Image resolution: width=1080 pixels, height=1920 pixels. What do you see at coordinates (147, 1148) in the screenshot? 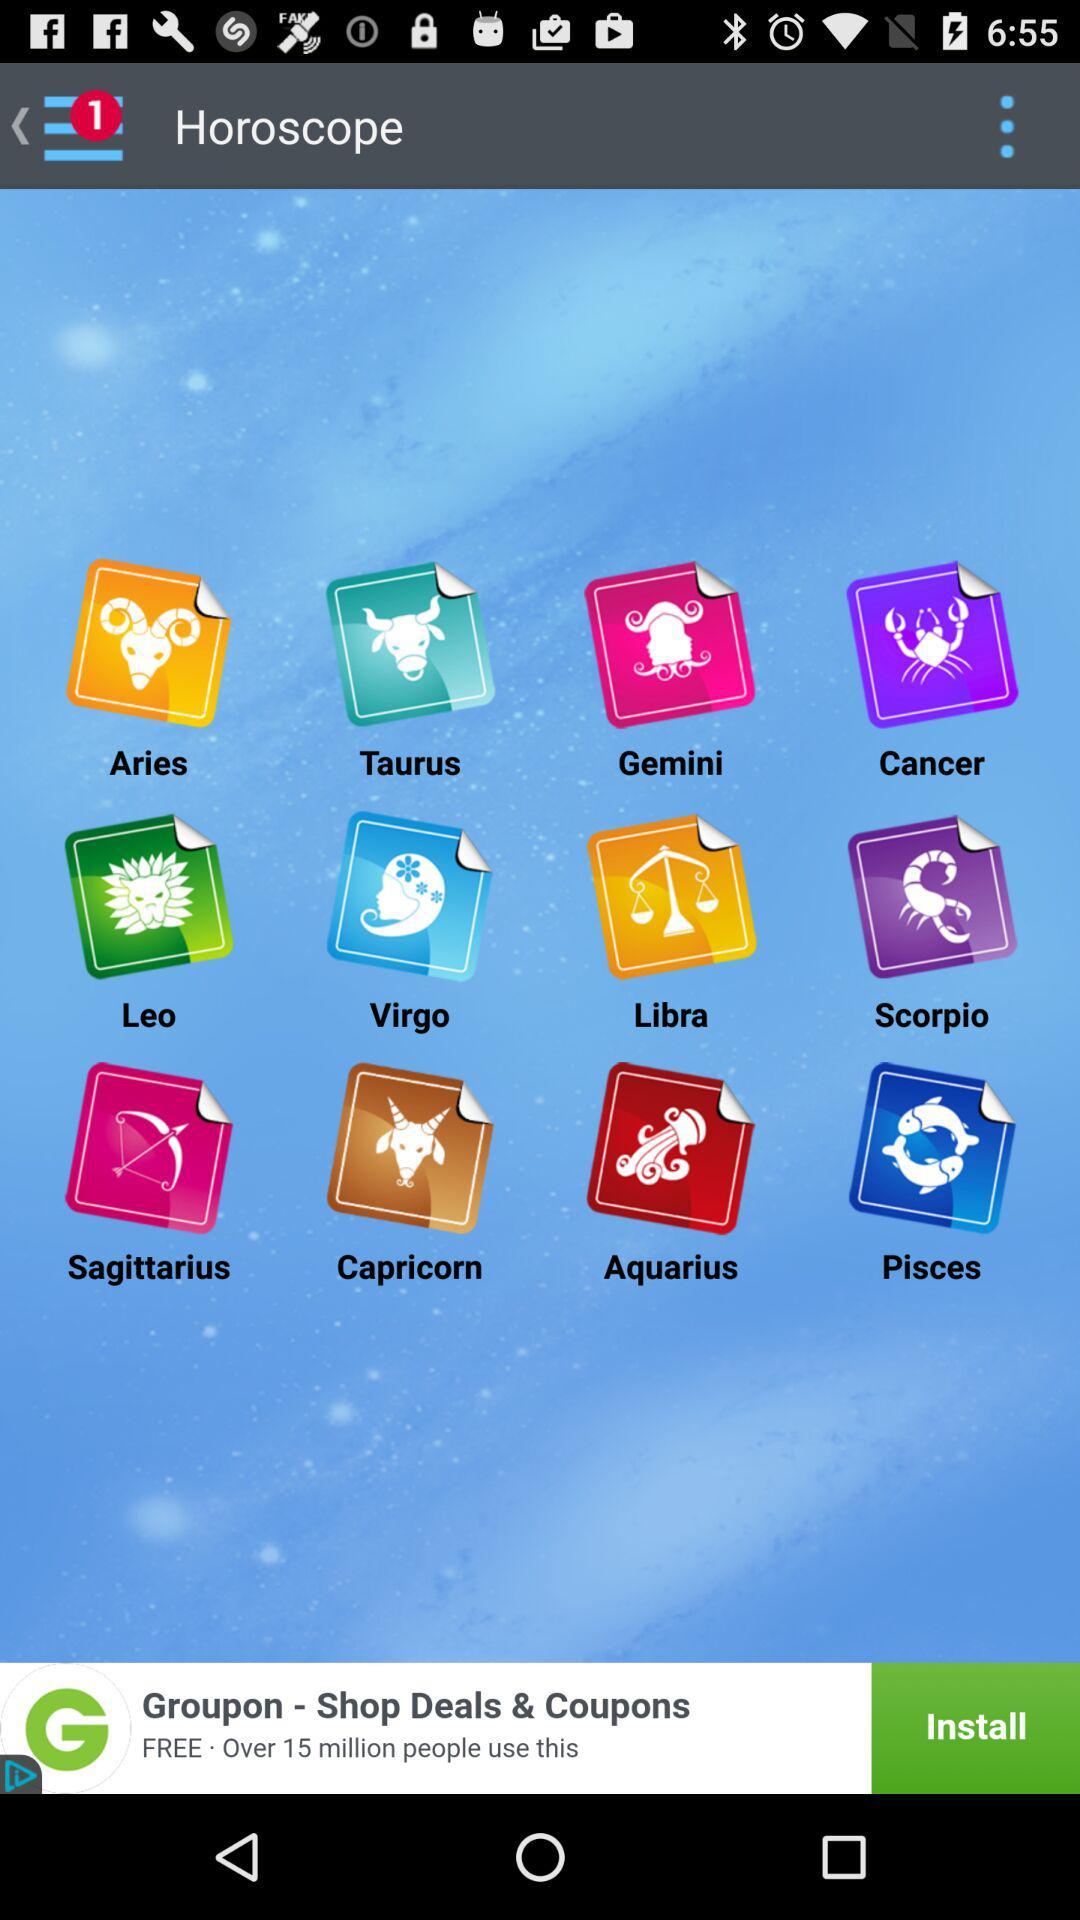
I see `pick sagittarius` at bounding box center [147, 1148].